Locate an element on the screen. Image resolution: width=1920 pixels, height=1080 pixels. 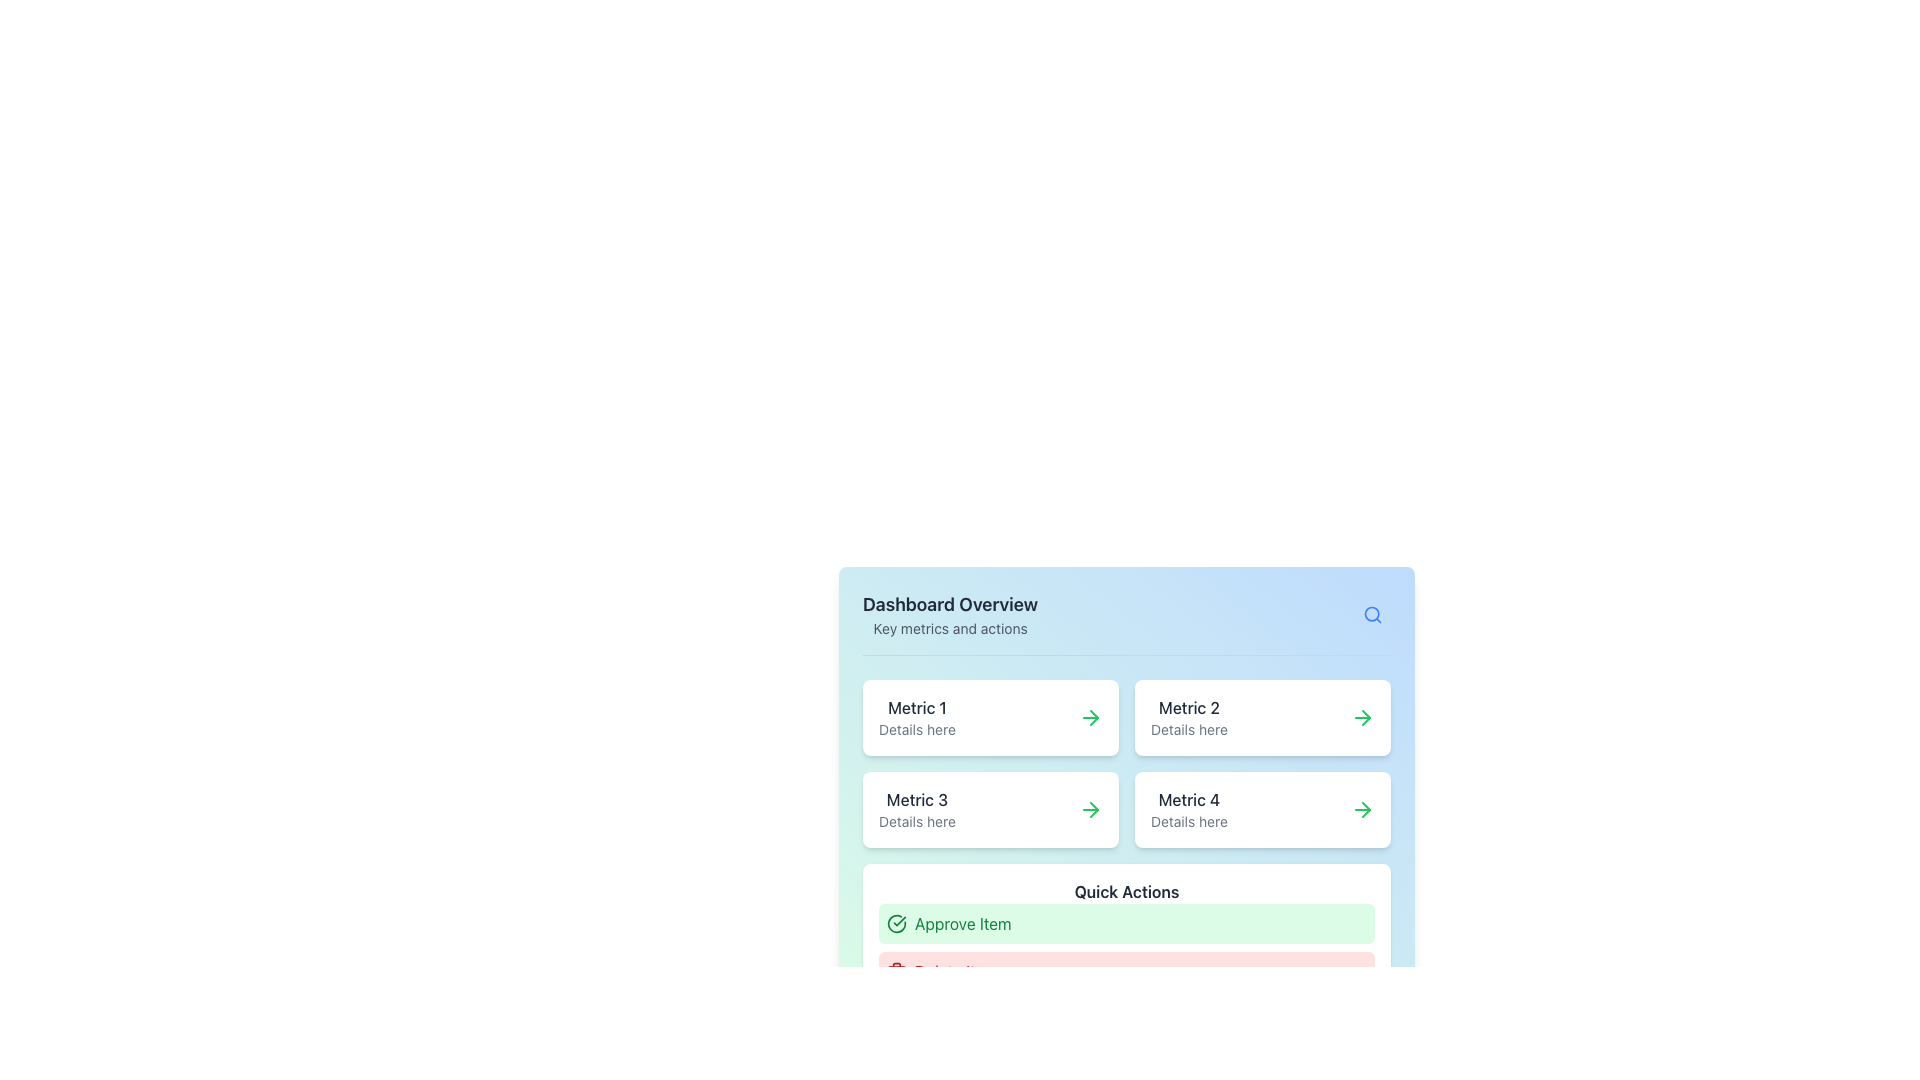
the 'Metric 3' card in the 'Dashboard Overview' section is located at coordinates (990, 810).